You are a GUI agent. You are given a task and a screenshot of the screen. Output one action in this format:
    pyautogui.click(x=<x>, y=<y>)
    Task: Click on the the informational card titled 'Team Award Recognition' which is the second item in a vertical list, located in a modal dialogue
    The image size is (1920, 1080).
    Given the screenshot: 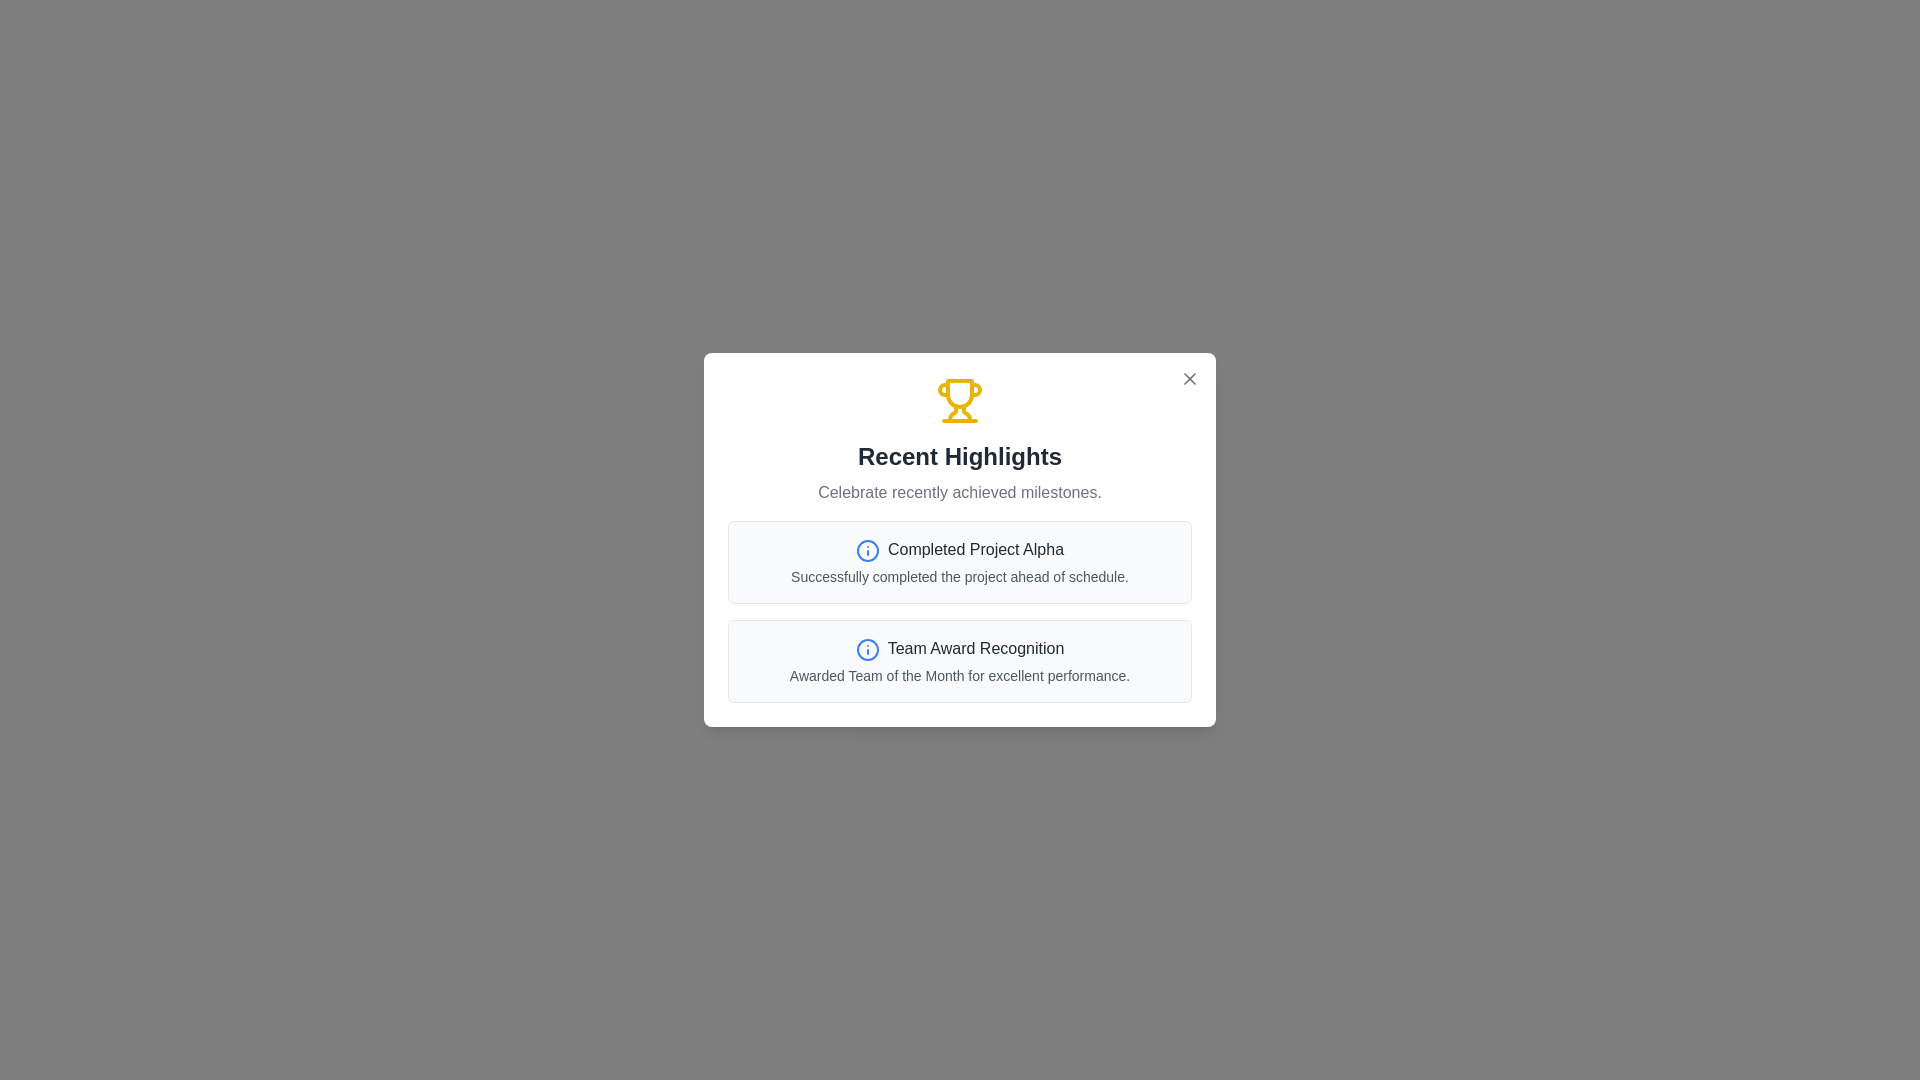 What is the action you would take?
    pyautogui.click(x=960, y=660)
    